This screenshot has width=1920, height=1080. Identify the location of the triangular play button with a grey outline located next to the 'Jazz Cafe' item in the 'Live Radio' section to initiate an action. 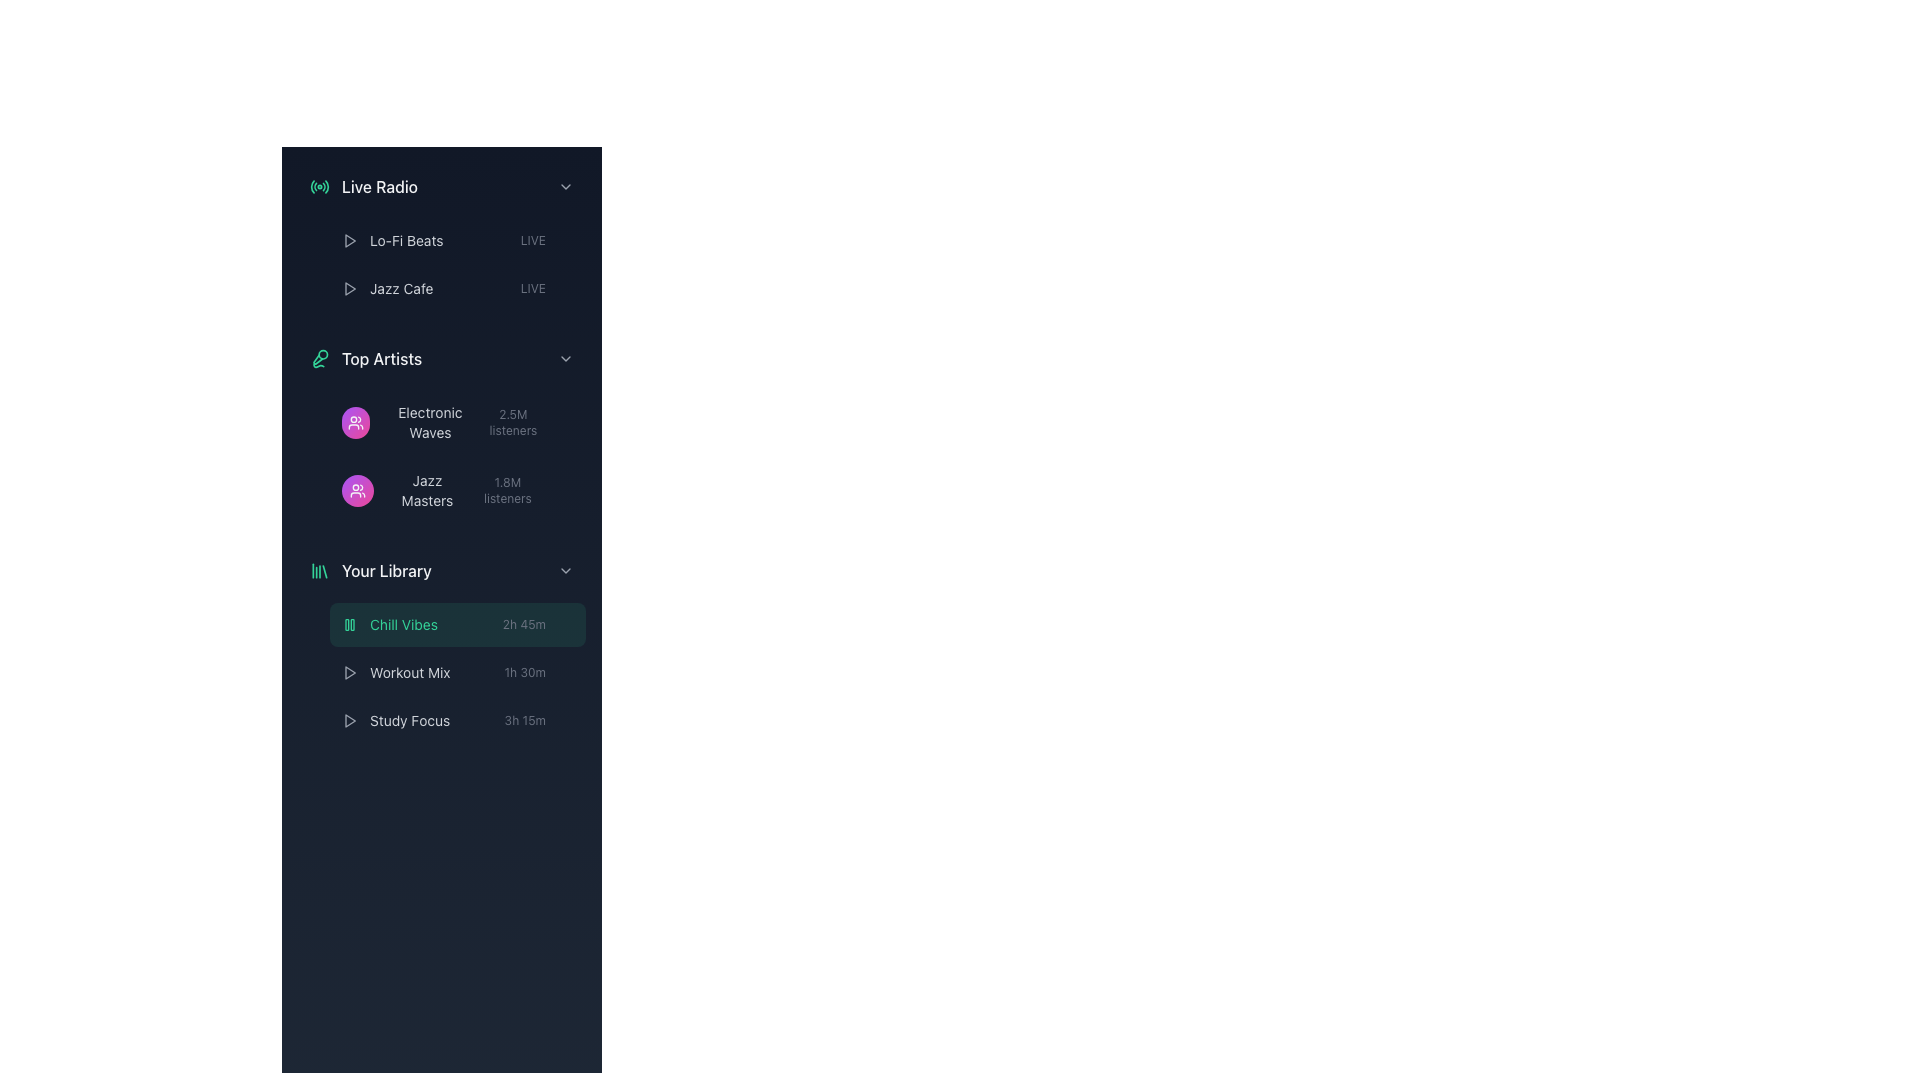
(350, 239).